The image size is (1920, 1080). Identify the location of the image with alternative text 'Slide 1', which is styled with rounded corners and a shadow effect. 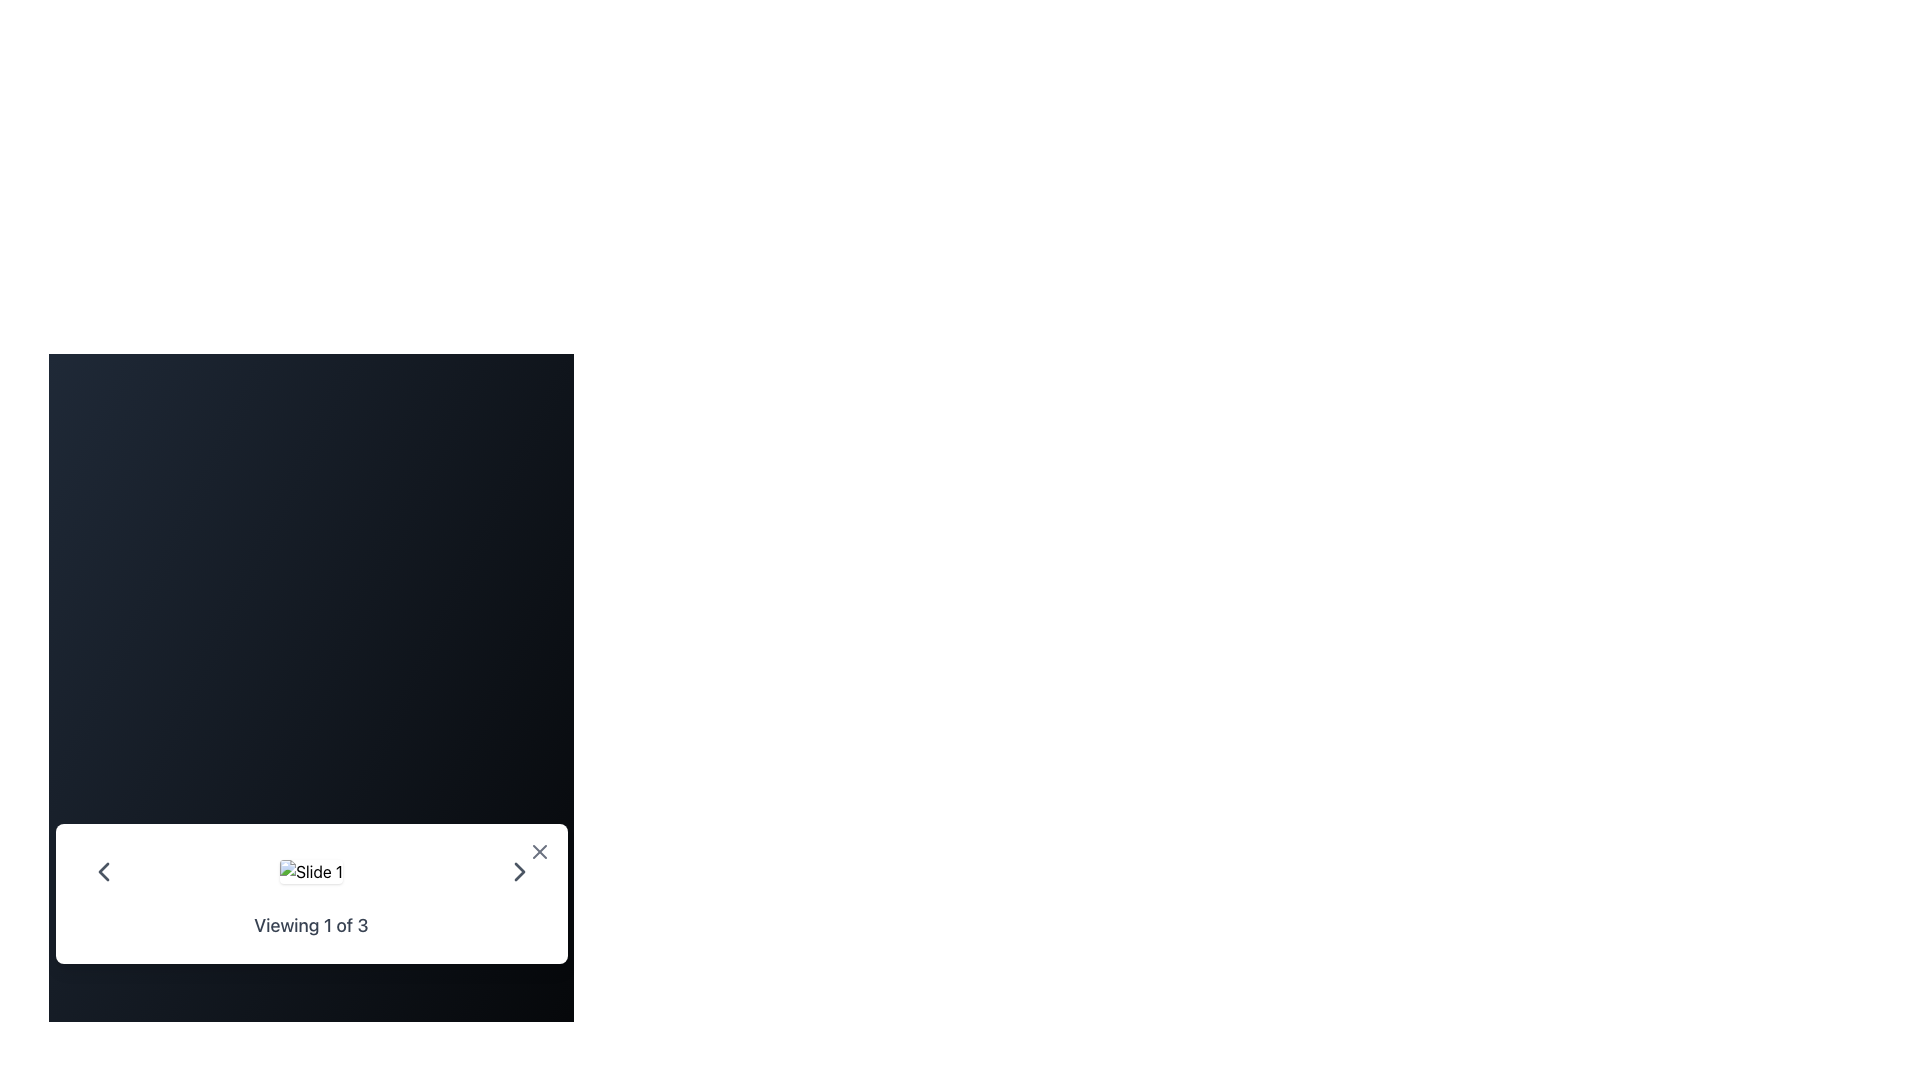
(310, 870).